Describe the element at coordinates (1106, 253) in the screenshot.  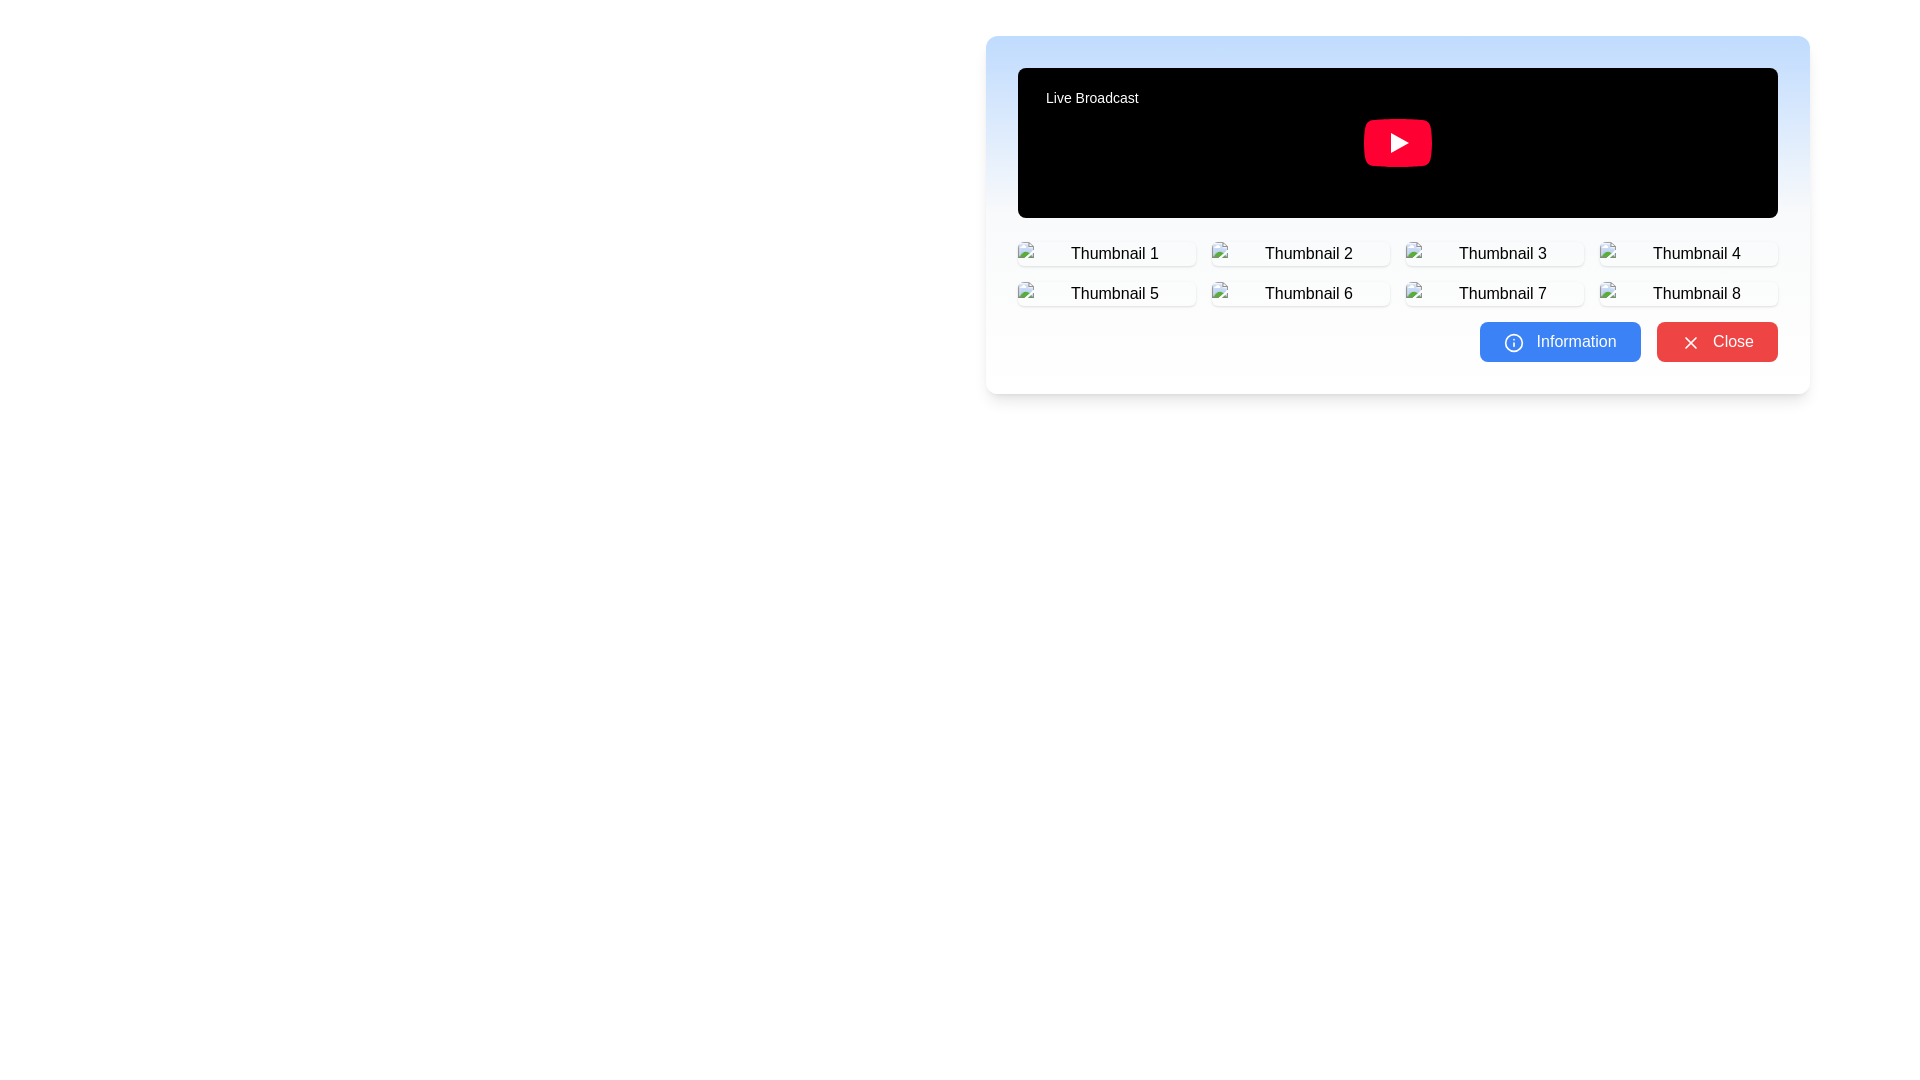
I see `the first thumbnail button in the 4x2 grid layout located under 'Live Broadcast'` at that location.